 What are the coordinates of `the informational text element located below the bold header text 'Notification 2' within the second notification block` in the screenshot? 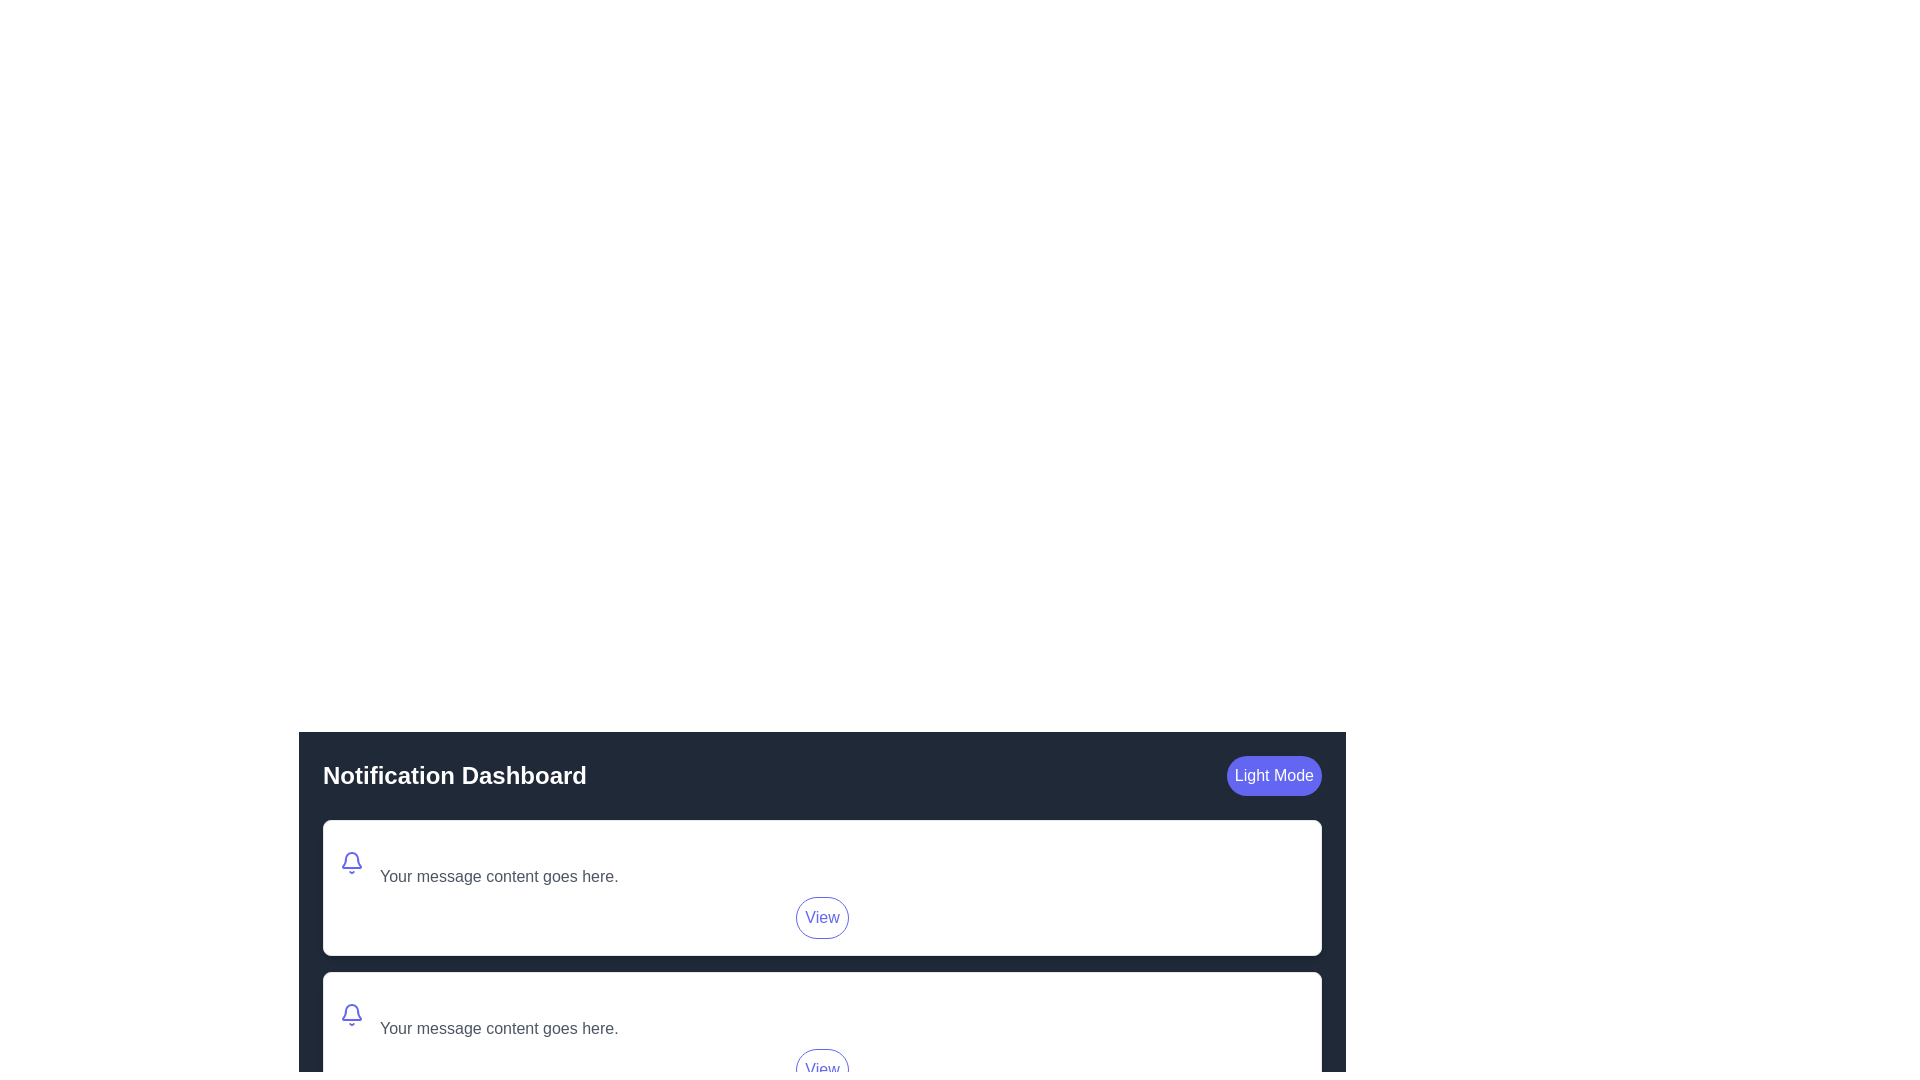 It's located at (499, 1029).